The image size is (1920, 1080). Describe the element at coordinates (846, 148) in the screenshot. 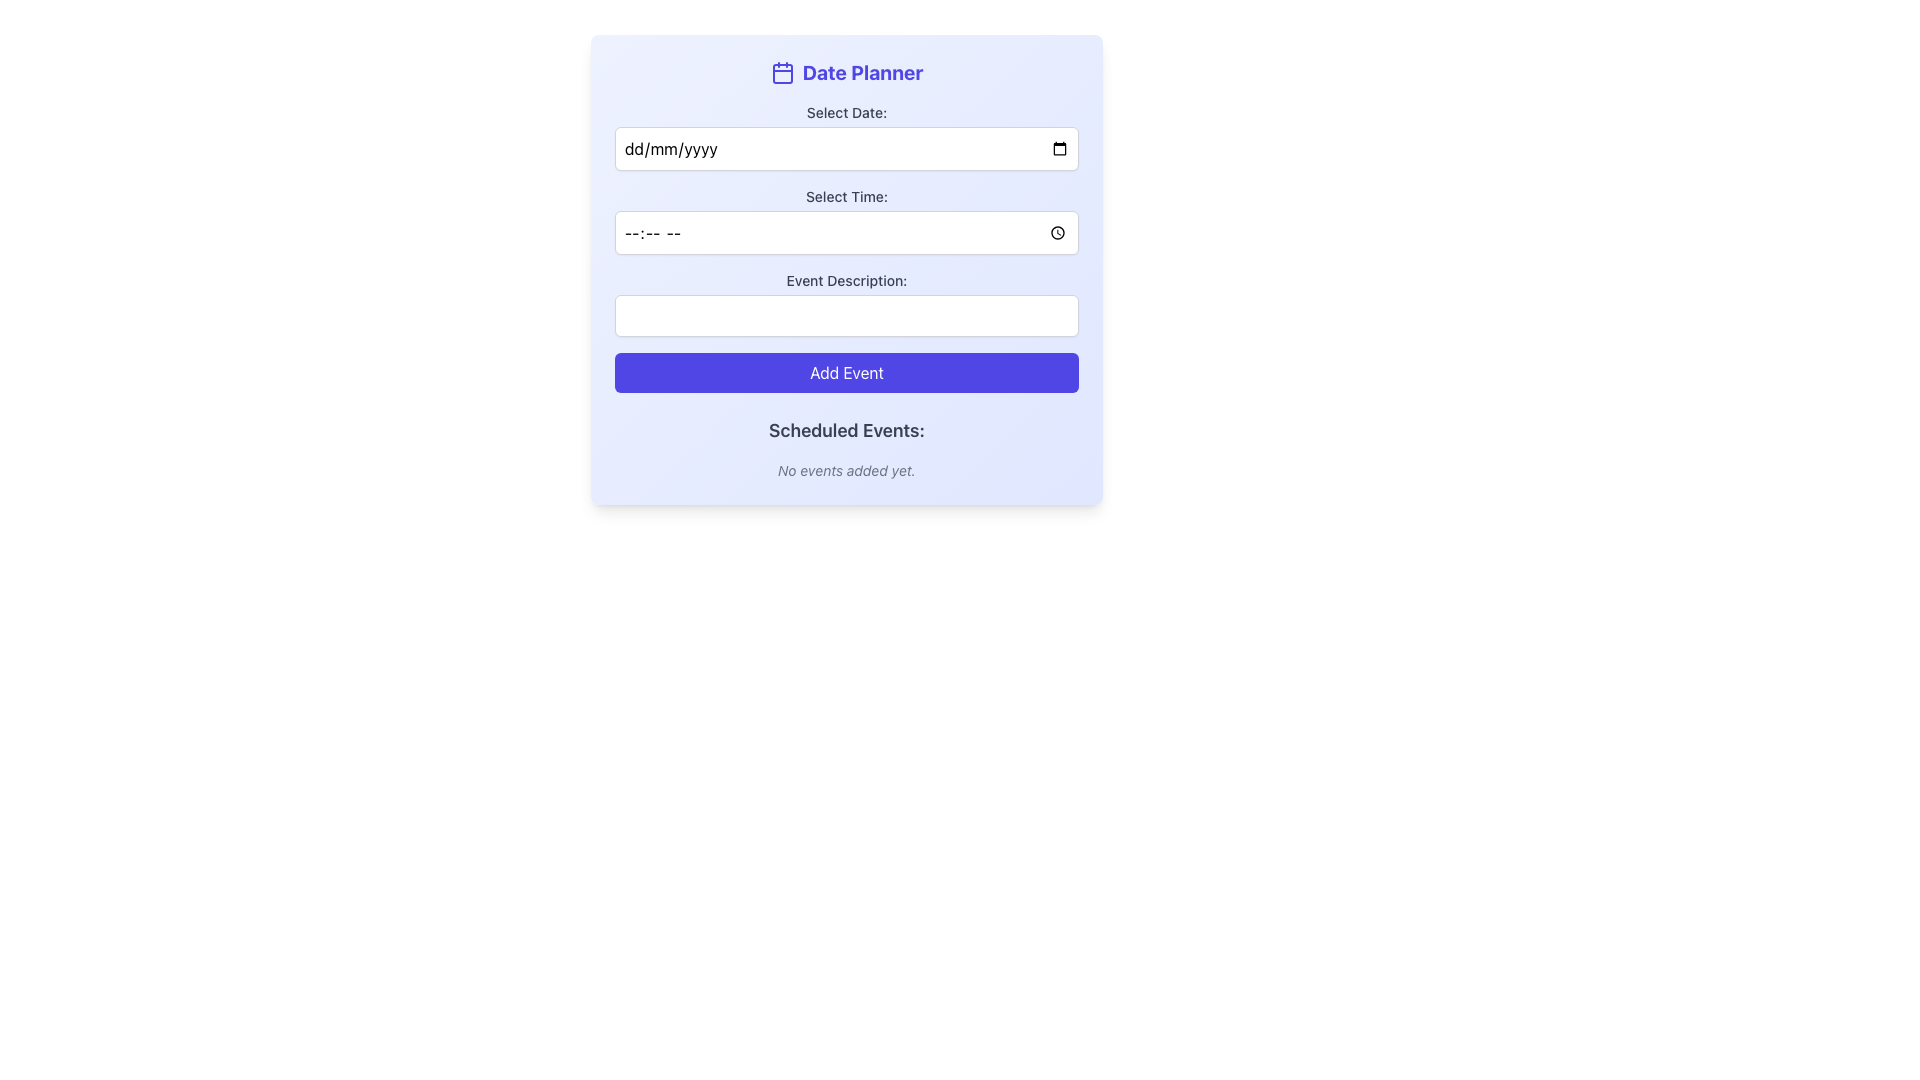

I see `a date from the calendar picker by clicking on the Date Input Field, which is a white rectangular text input with rounded corners, displaying a placeholder 'dd/mm/yyyy' and a calendar icon on the right` at that location.